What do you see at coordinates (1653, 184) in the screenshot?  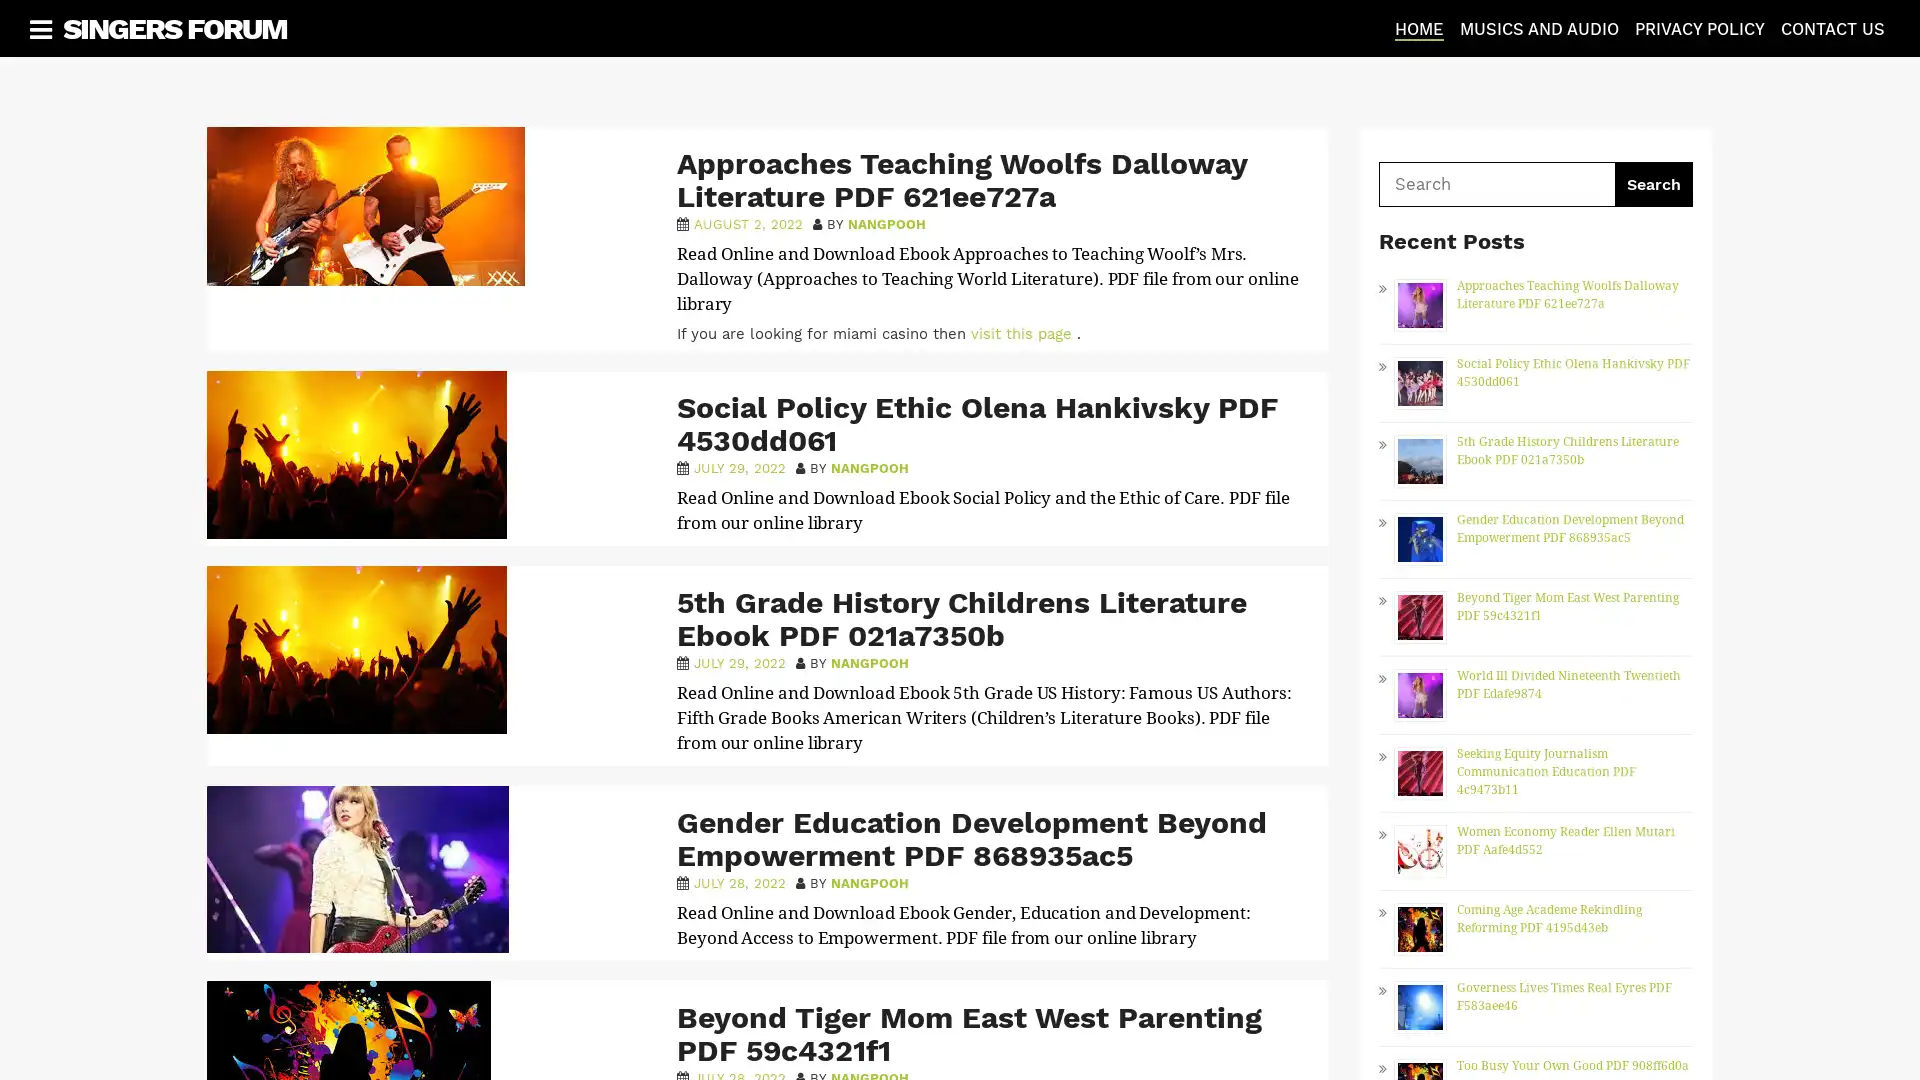 I see `Search` at bounding box center [1653, 184].